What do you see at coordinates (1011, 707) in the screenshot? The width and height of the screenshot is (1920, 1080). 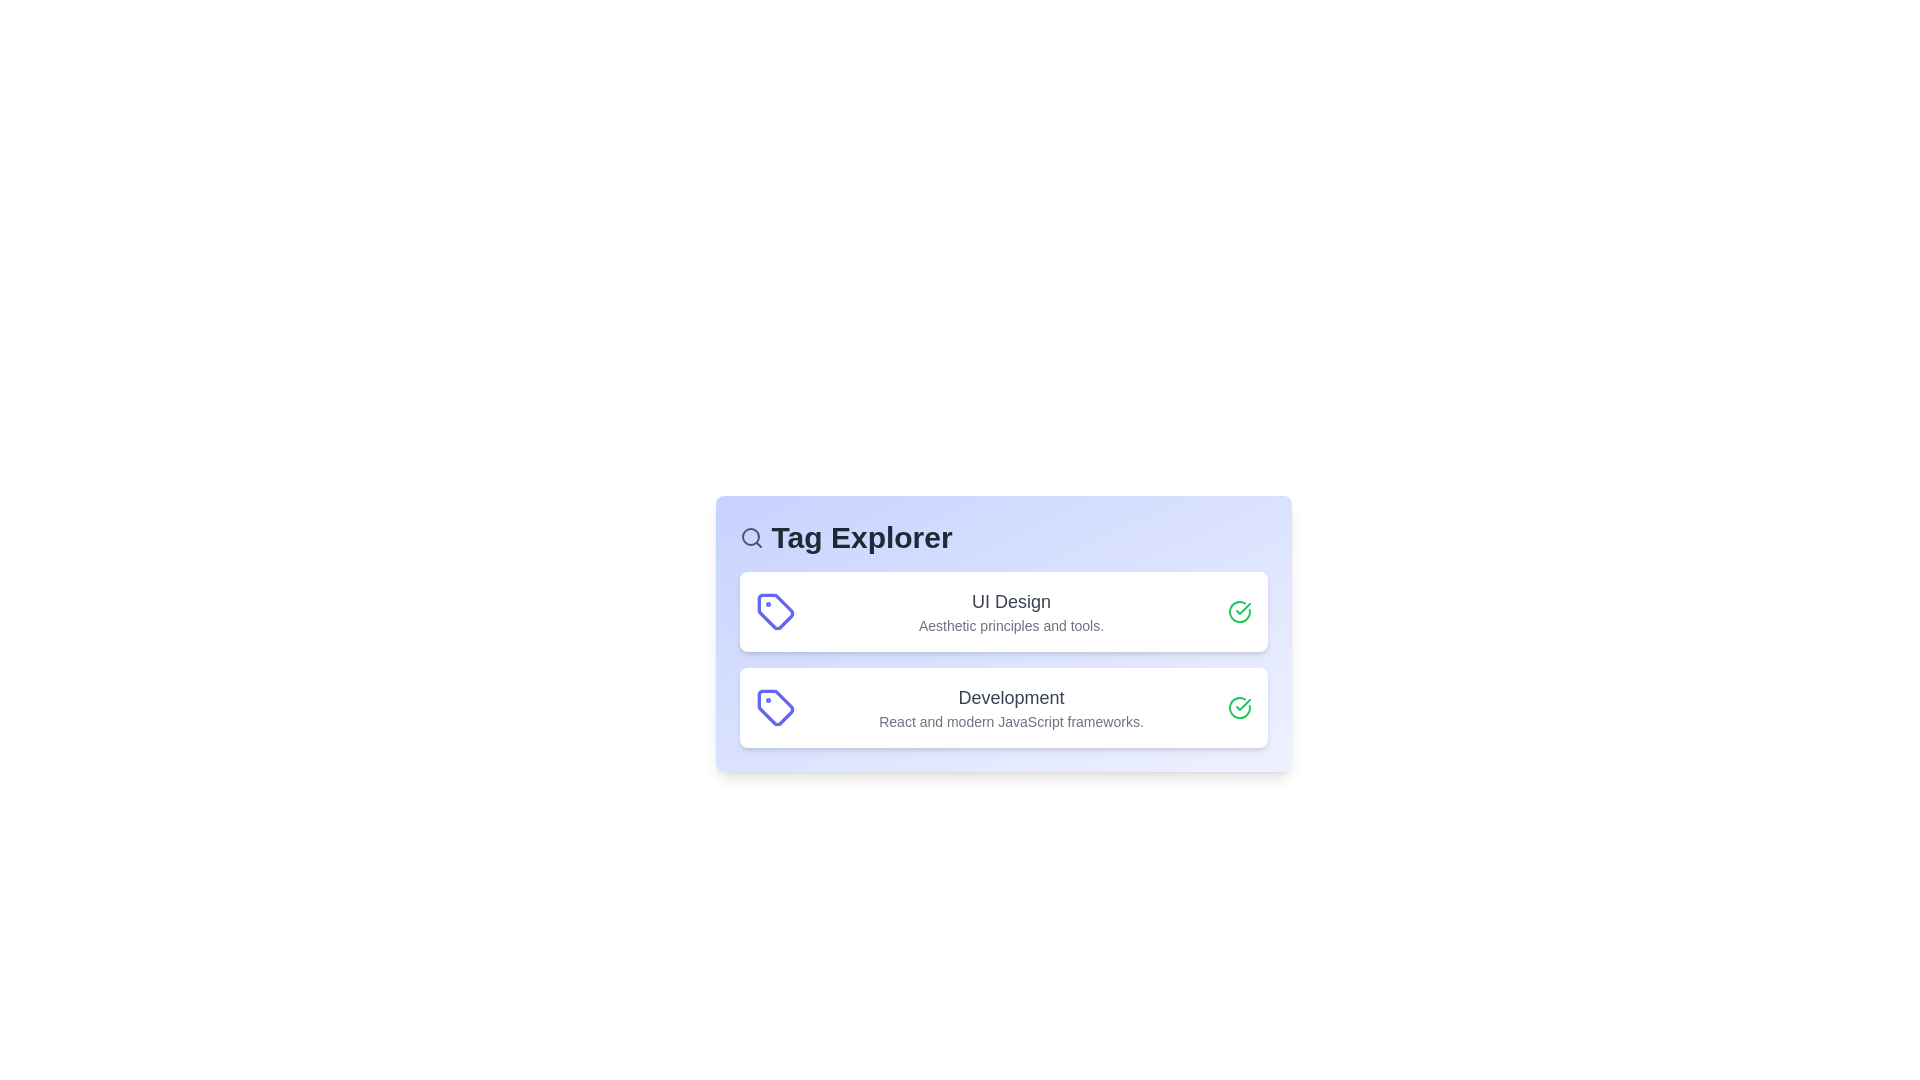 I see `the description of the tag 'Development' to reveal more details` at bounding box center [1011, 707].